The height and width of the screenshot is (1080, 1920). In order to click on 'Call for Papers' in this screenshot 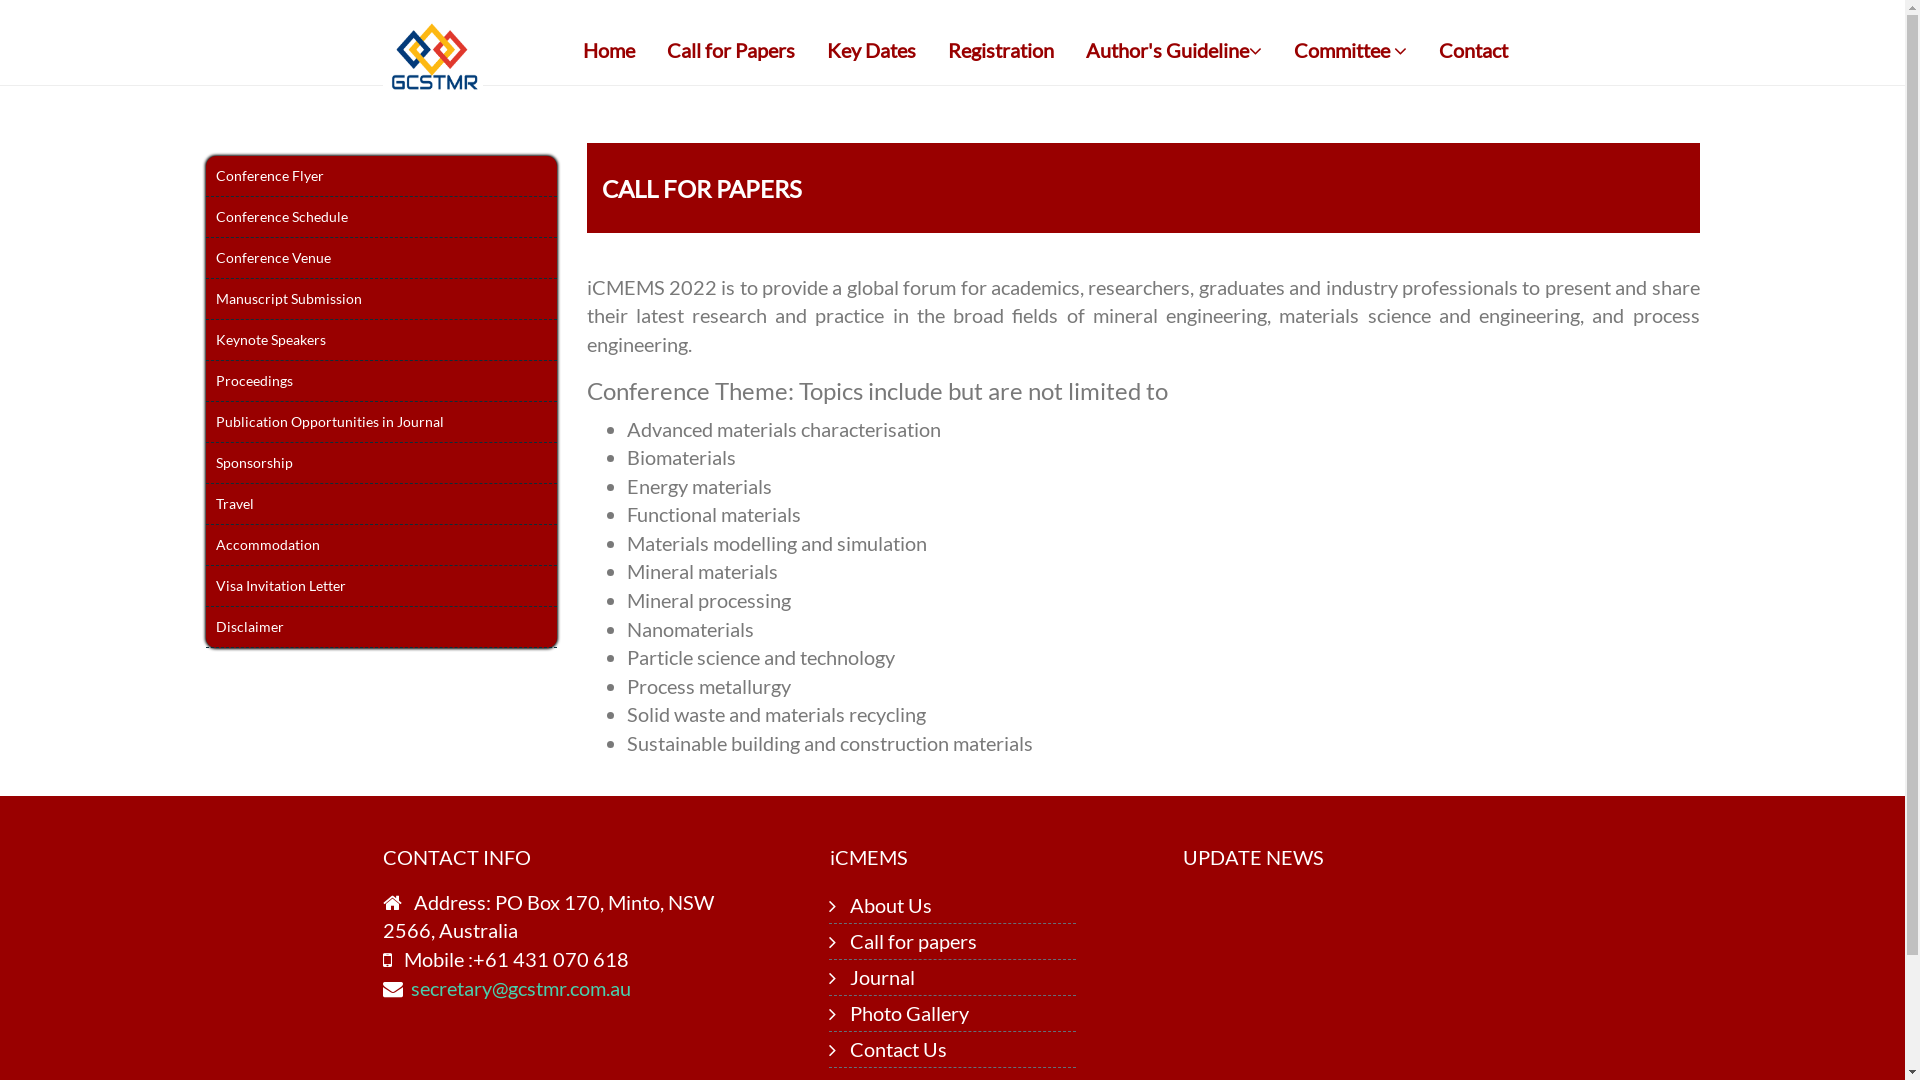, I will do `click(729, 49)`.